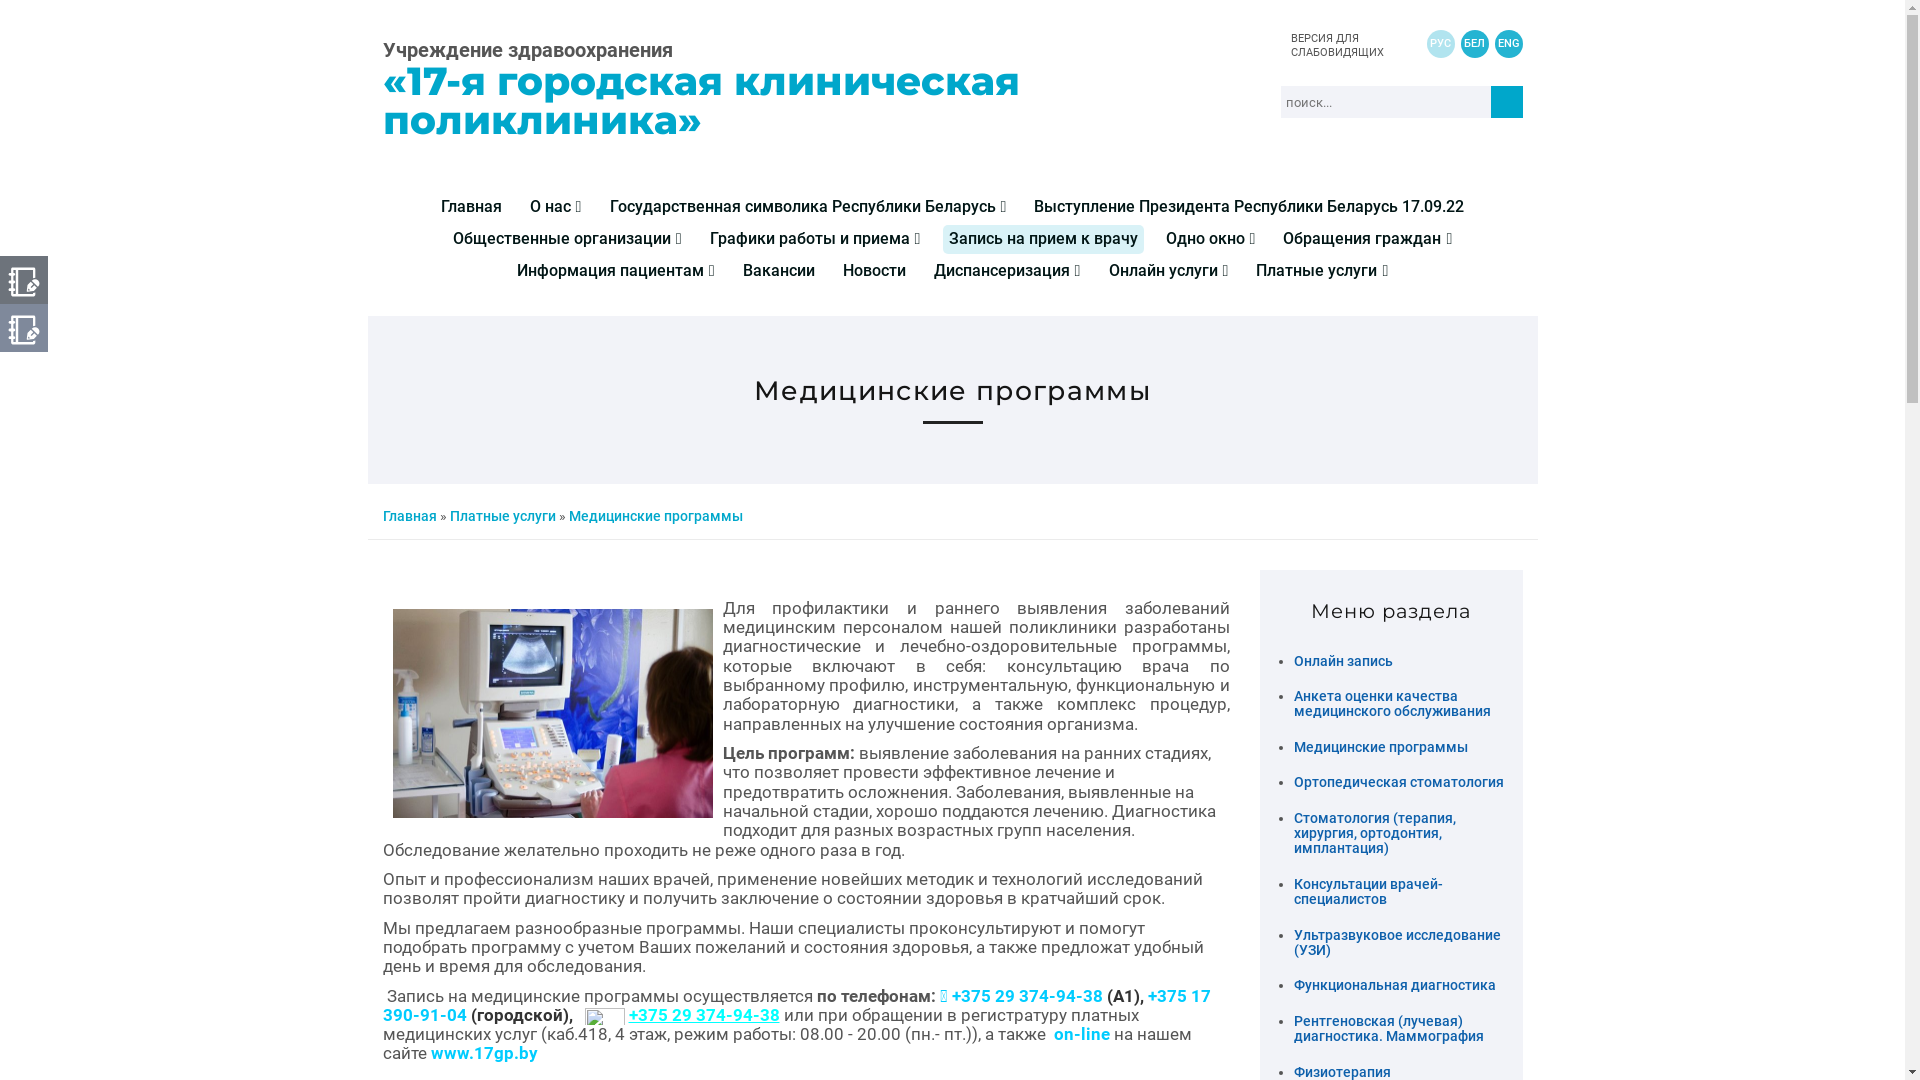  What do you see at coordinates (483, 1052) in the screenshot?
I see `'www.17gp.by'` at bounding box center [483, 1052].